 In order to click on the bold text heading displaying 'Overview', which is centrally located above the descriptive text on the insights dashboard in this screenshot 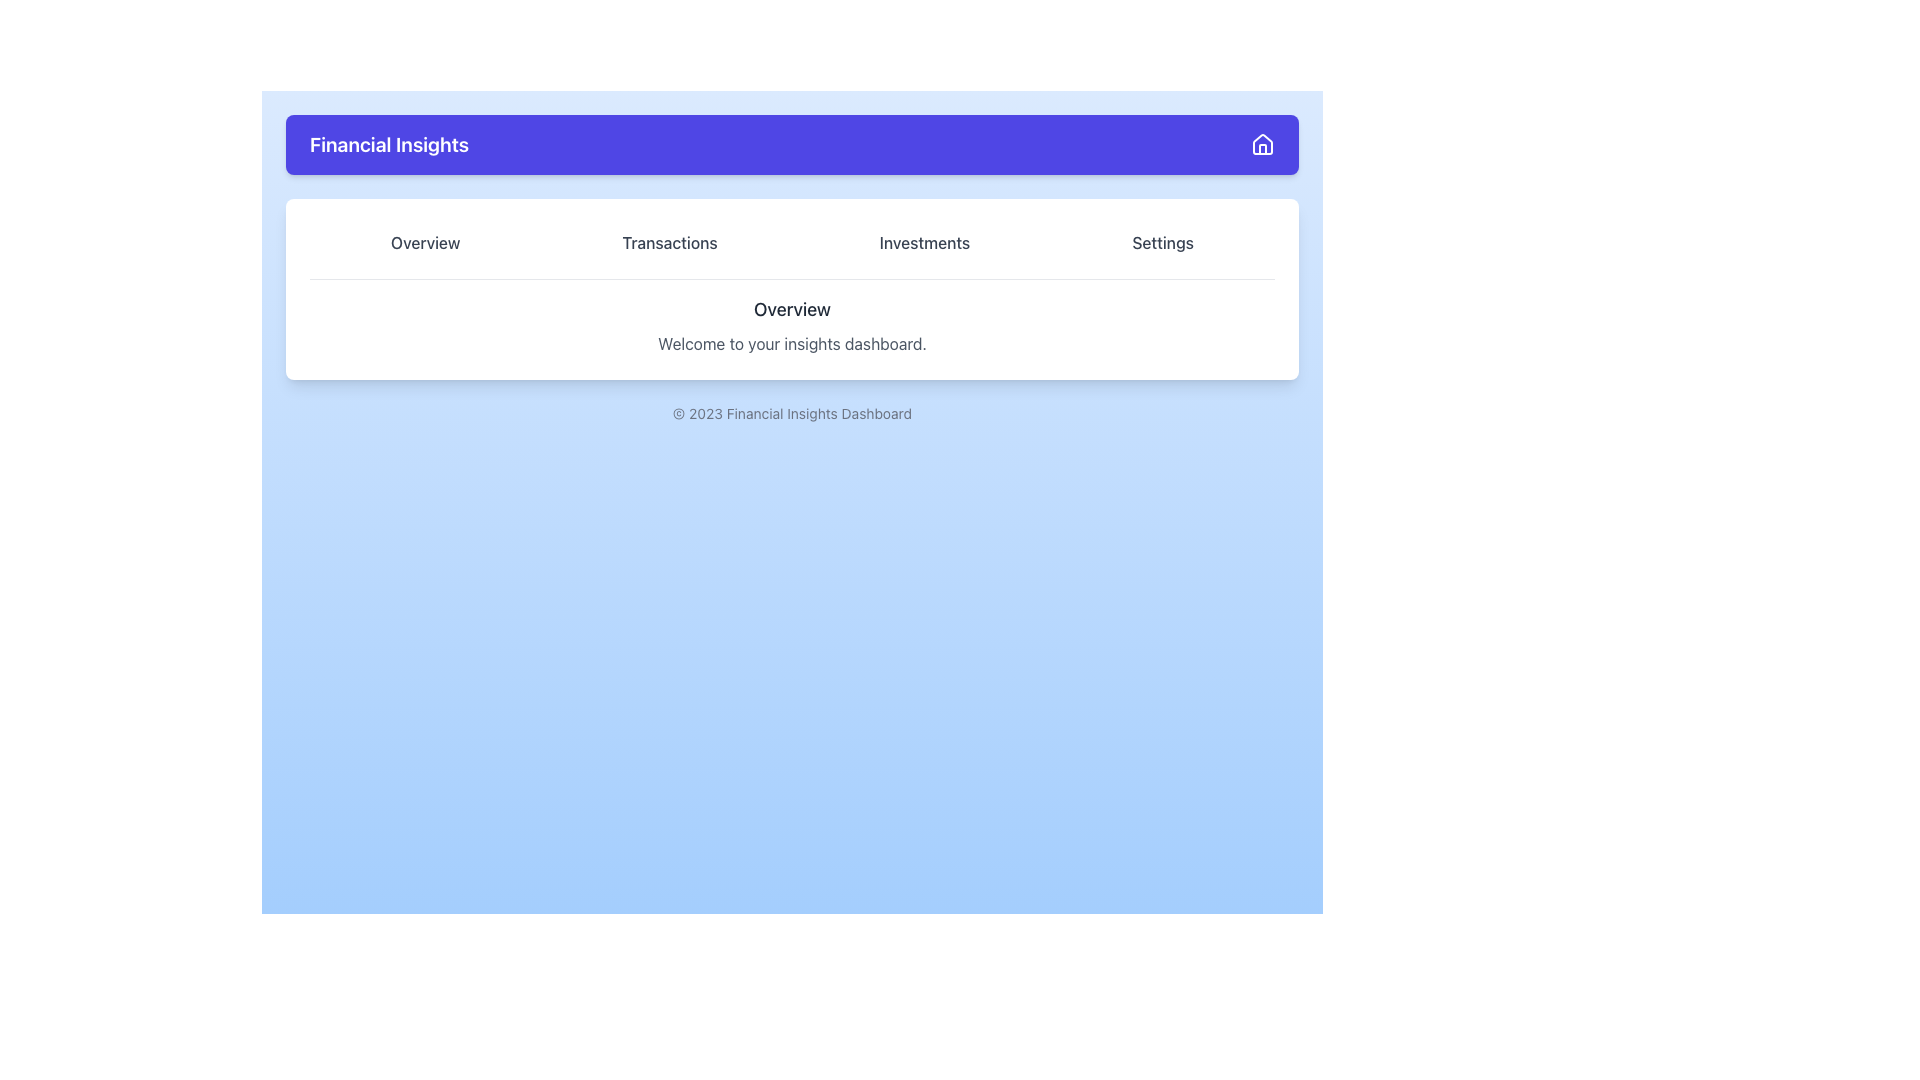, I will do `click(791, 309)`.